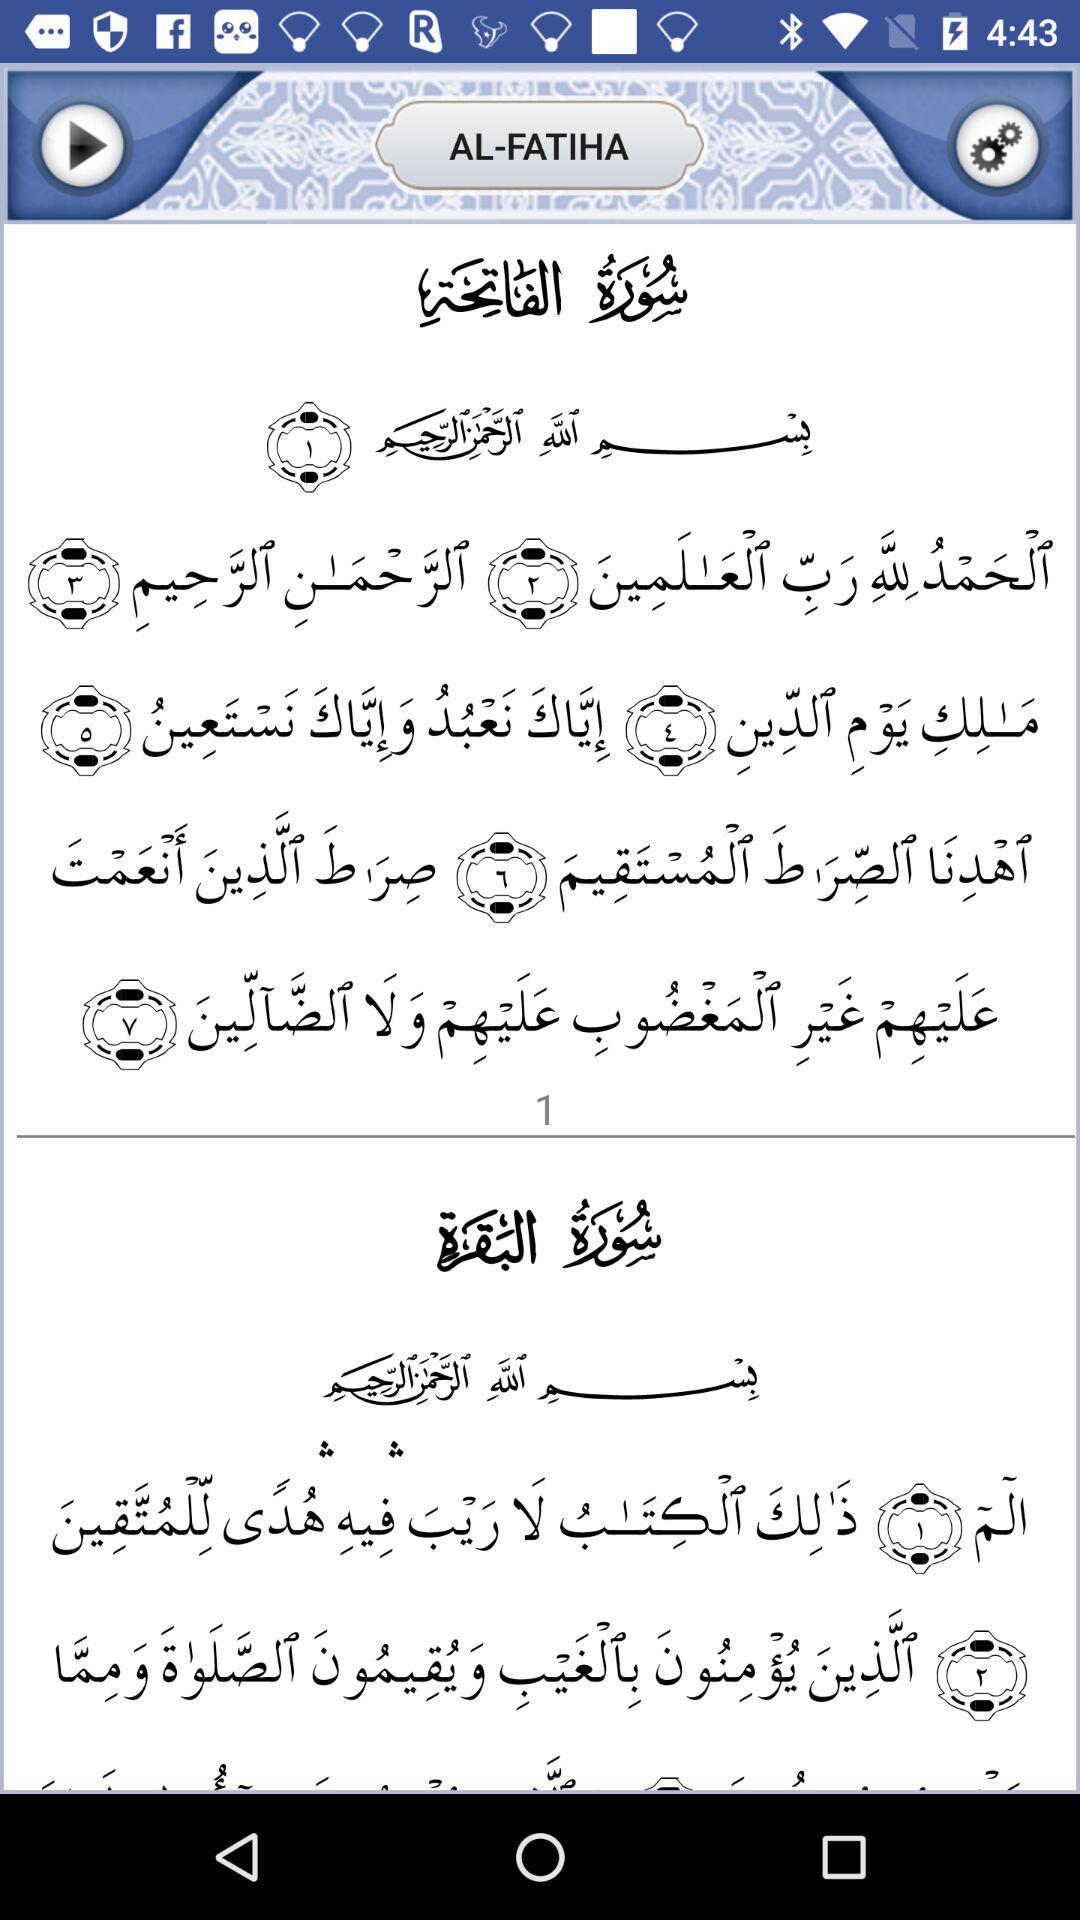 The width and height of the screenshot is (1080, 1920). I want to click on the play icon, so click(81, 144).